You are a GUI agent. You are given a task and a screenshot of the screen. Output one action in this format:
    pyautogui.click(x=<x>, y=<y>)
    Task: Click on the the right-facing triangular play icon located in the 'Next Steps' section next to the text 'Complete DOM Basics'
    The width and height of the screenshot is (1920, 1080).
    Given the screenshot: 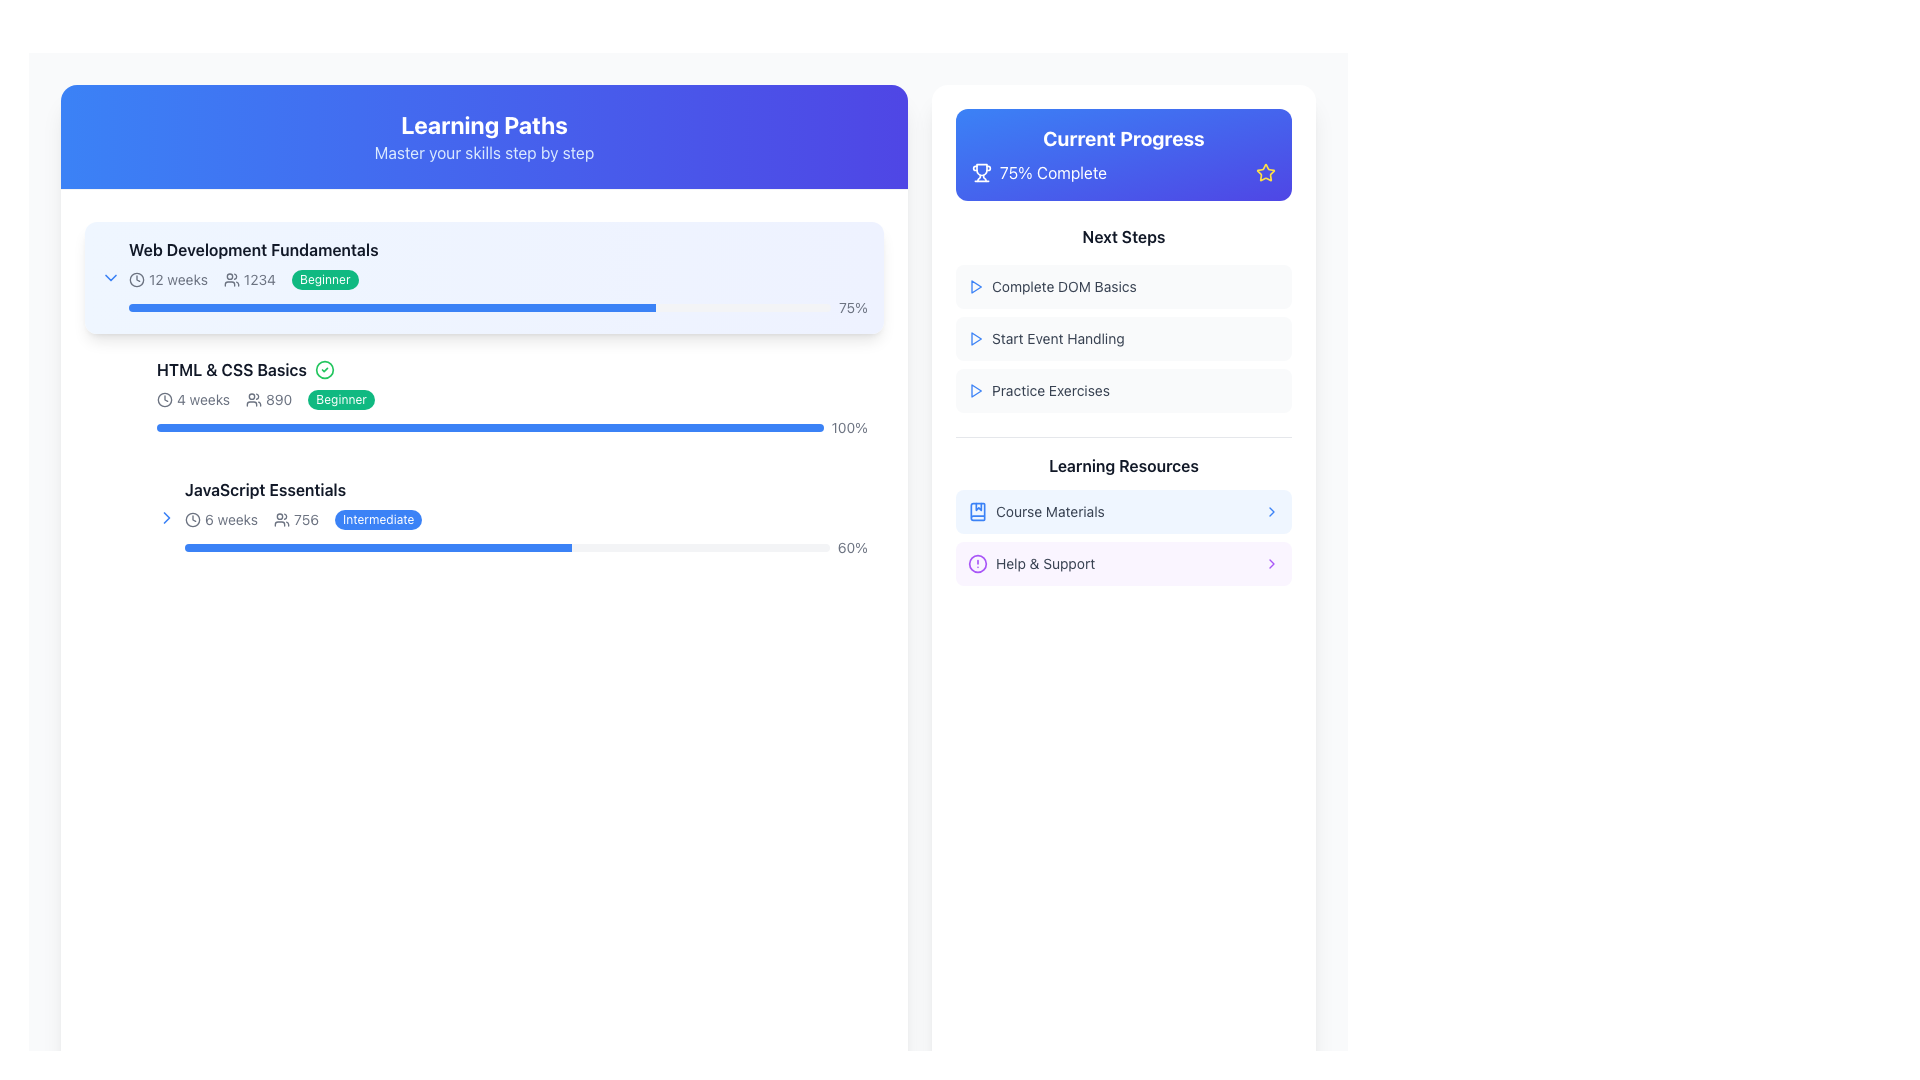 What is the action you would take?
    pyautogui.click(x=976, y=338)
    